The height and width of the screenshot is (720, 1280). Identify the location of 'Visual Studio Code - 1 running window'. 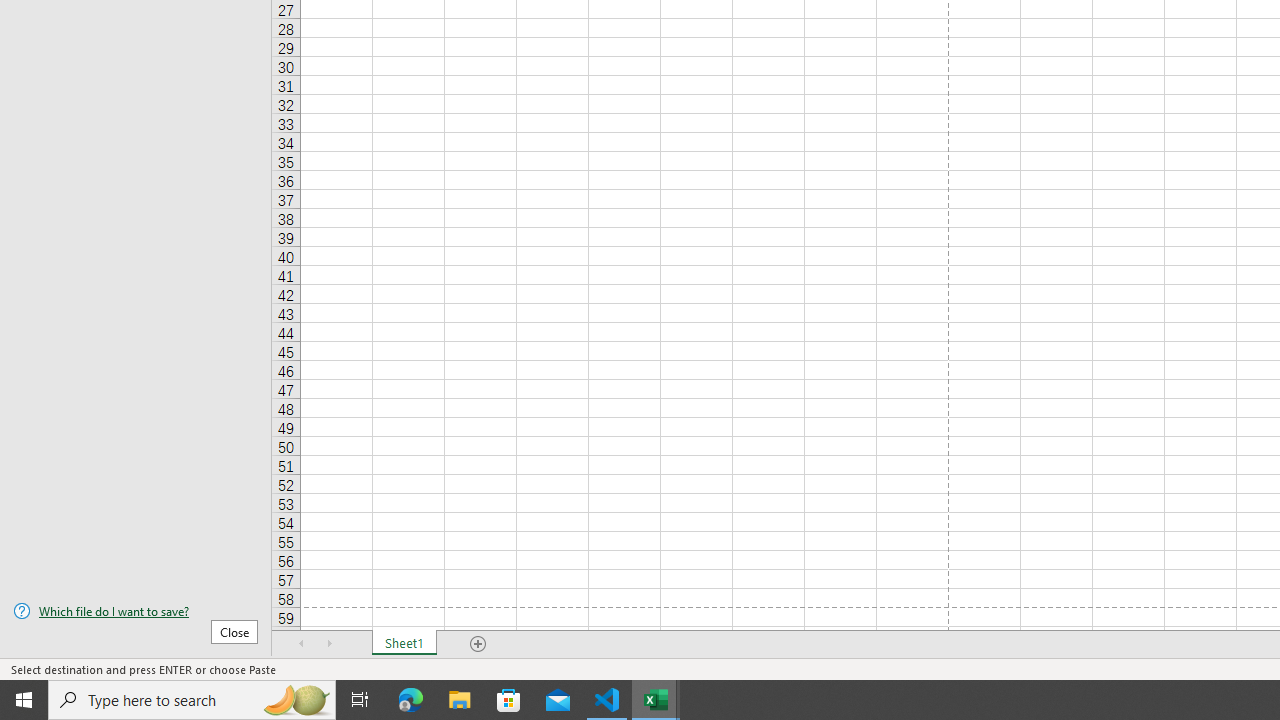
(606, 698).